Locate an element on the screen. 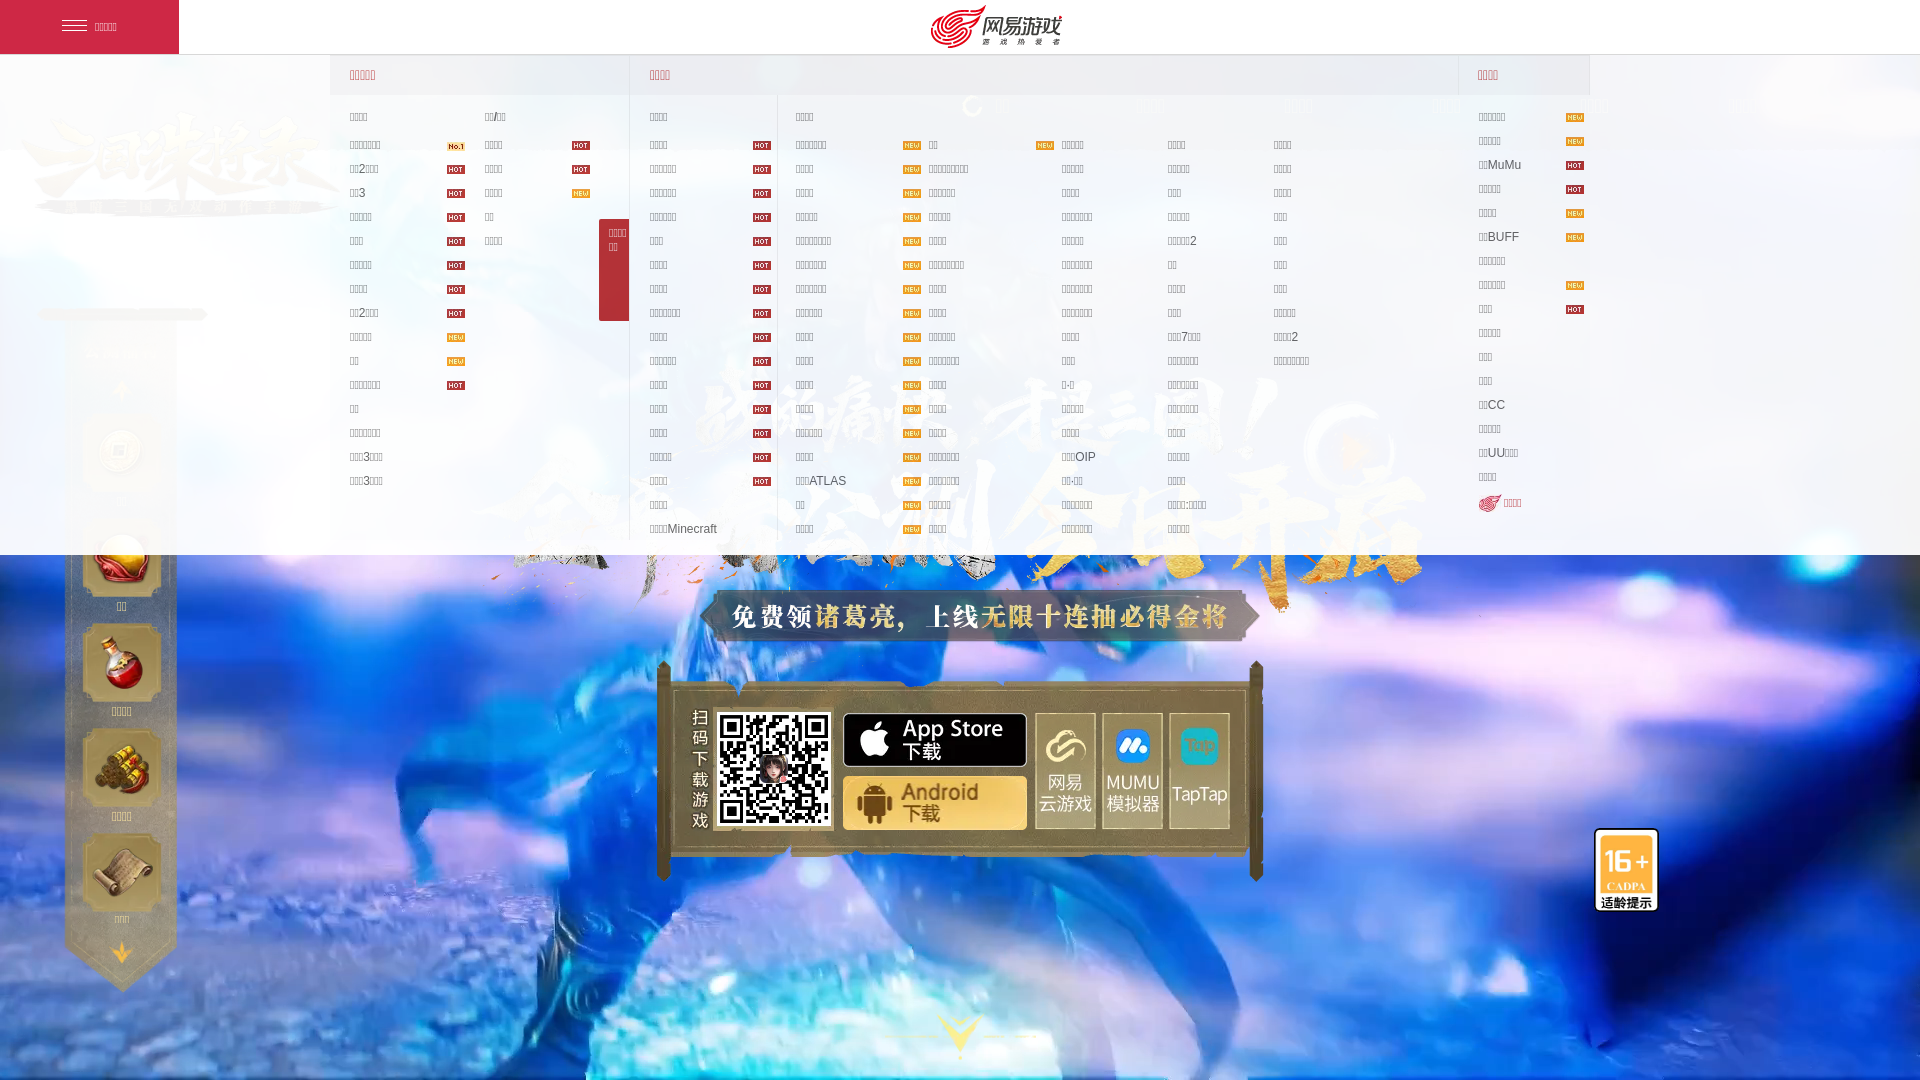  'tap tap' is located at coordinates (1199, 769).